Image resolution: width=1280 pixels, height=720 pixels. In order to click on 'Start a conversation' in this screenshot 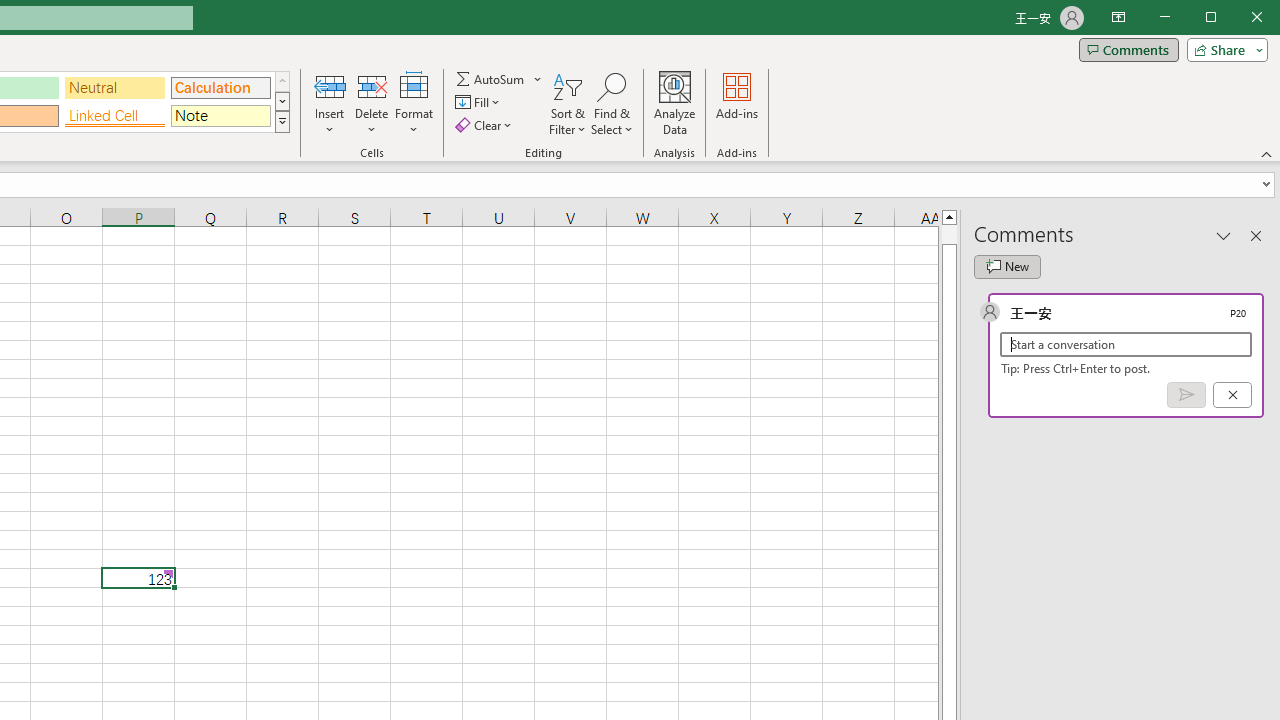, I will do `click(1126, 343)`.